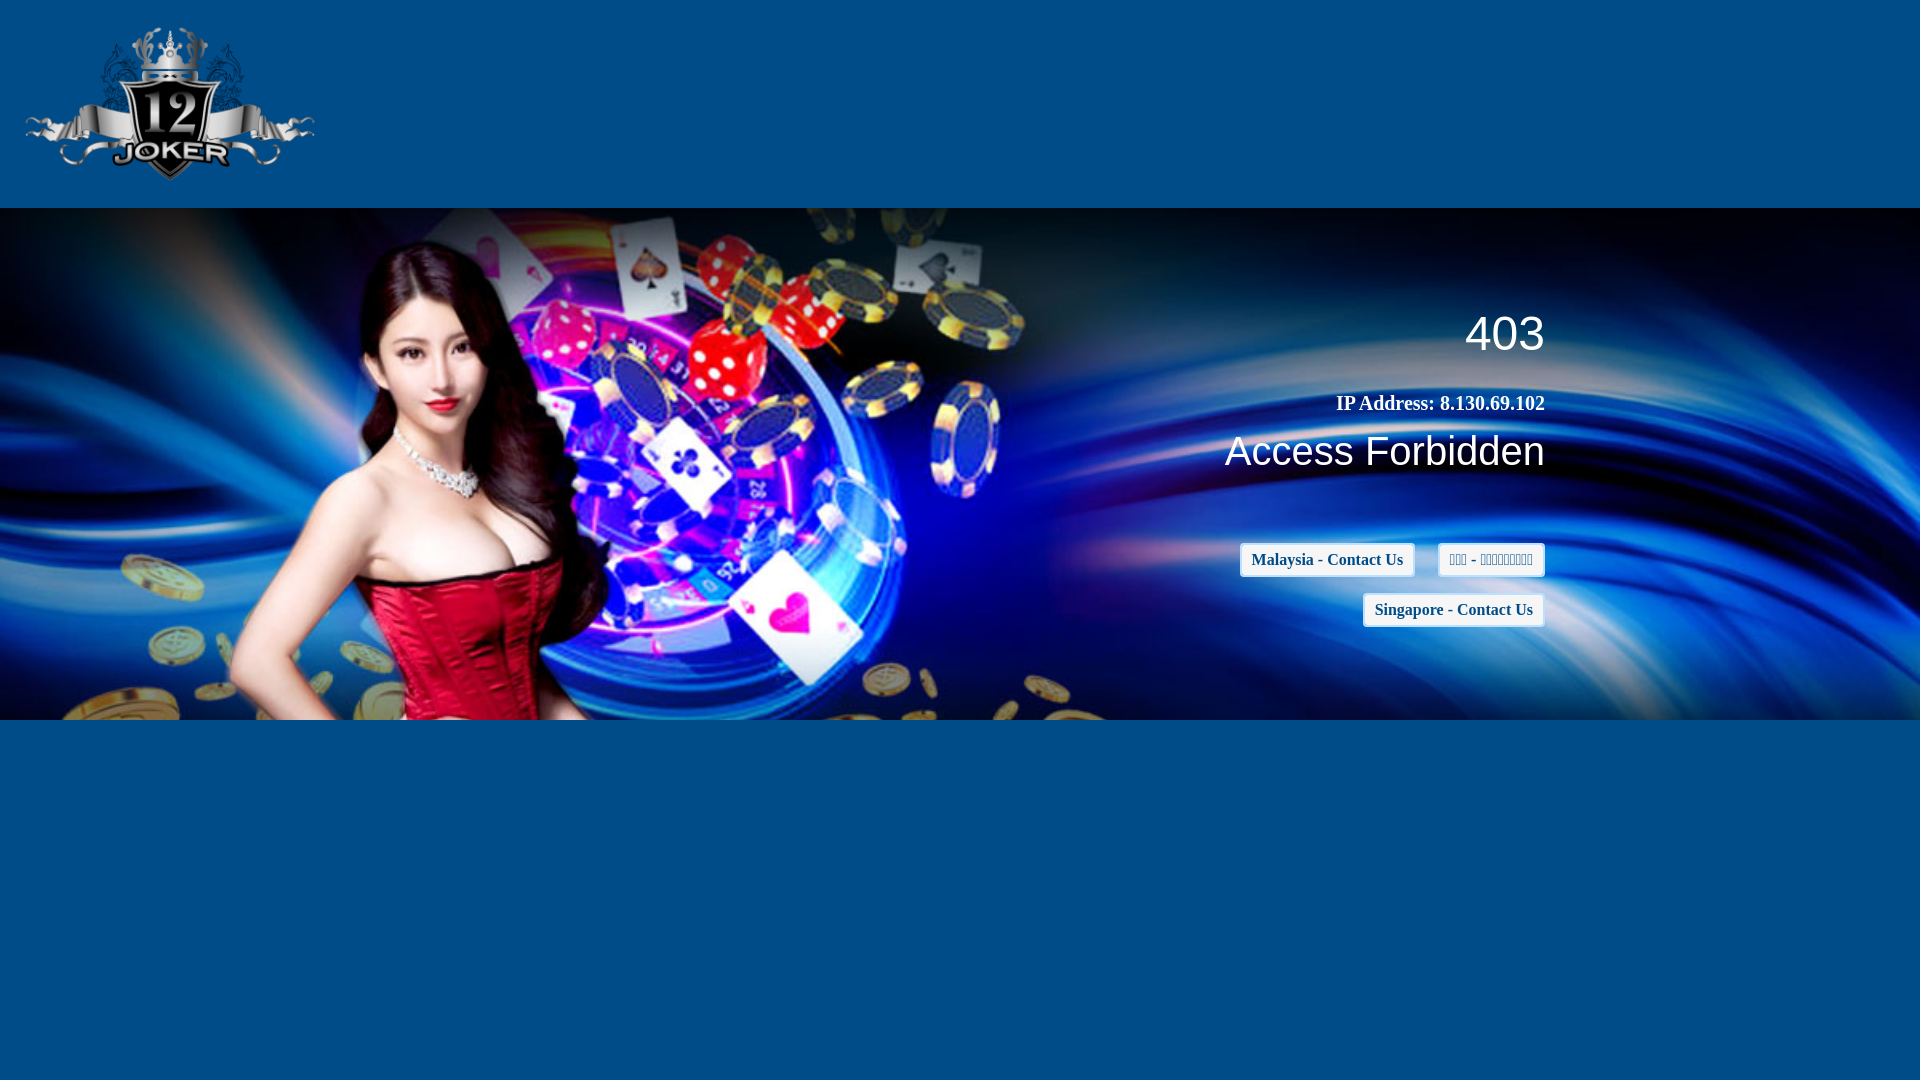 The image size is (1920, 1080). Describe the element at coordinates (1328, 559) in the screenshot. I see `'Malaysia - Contact Us'` at that location.